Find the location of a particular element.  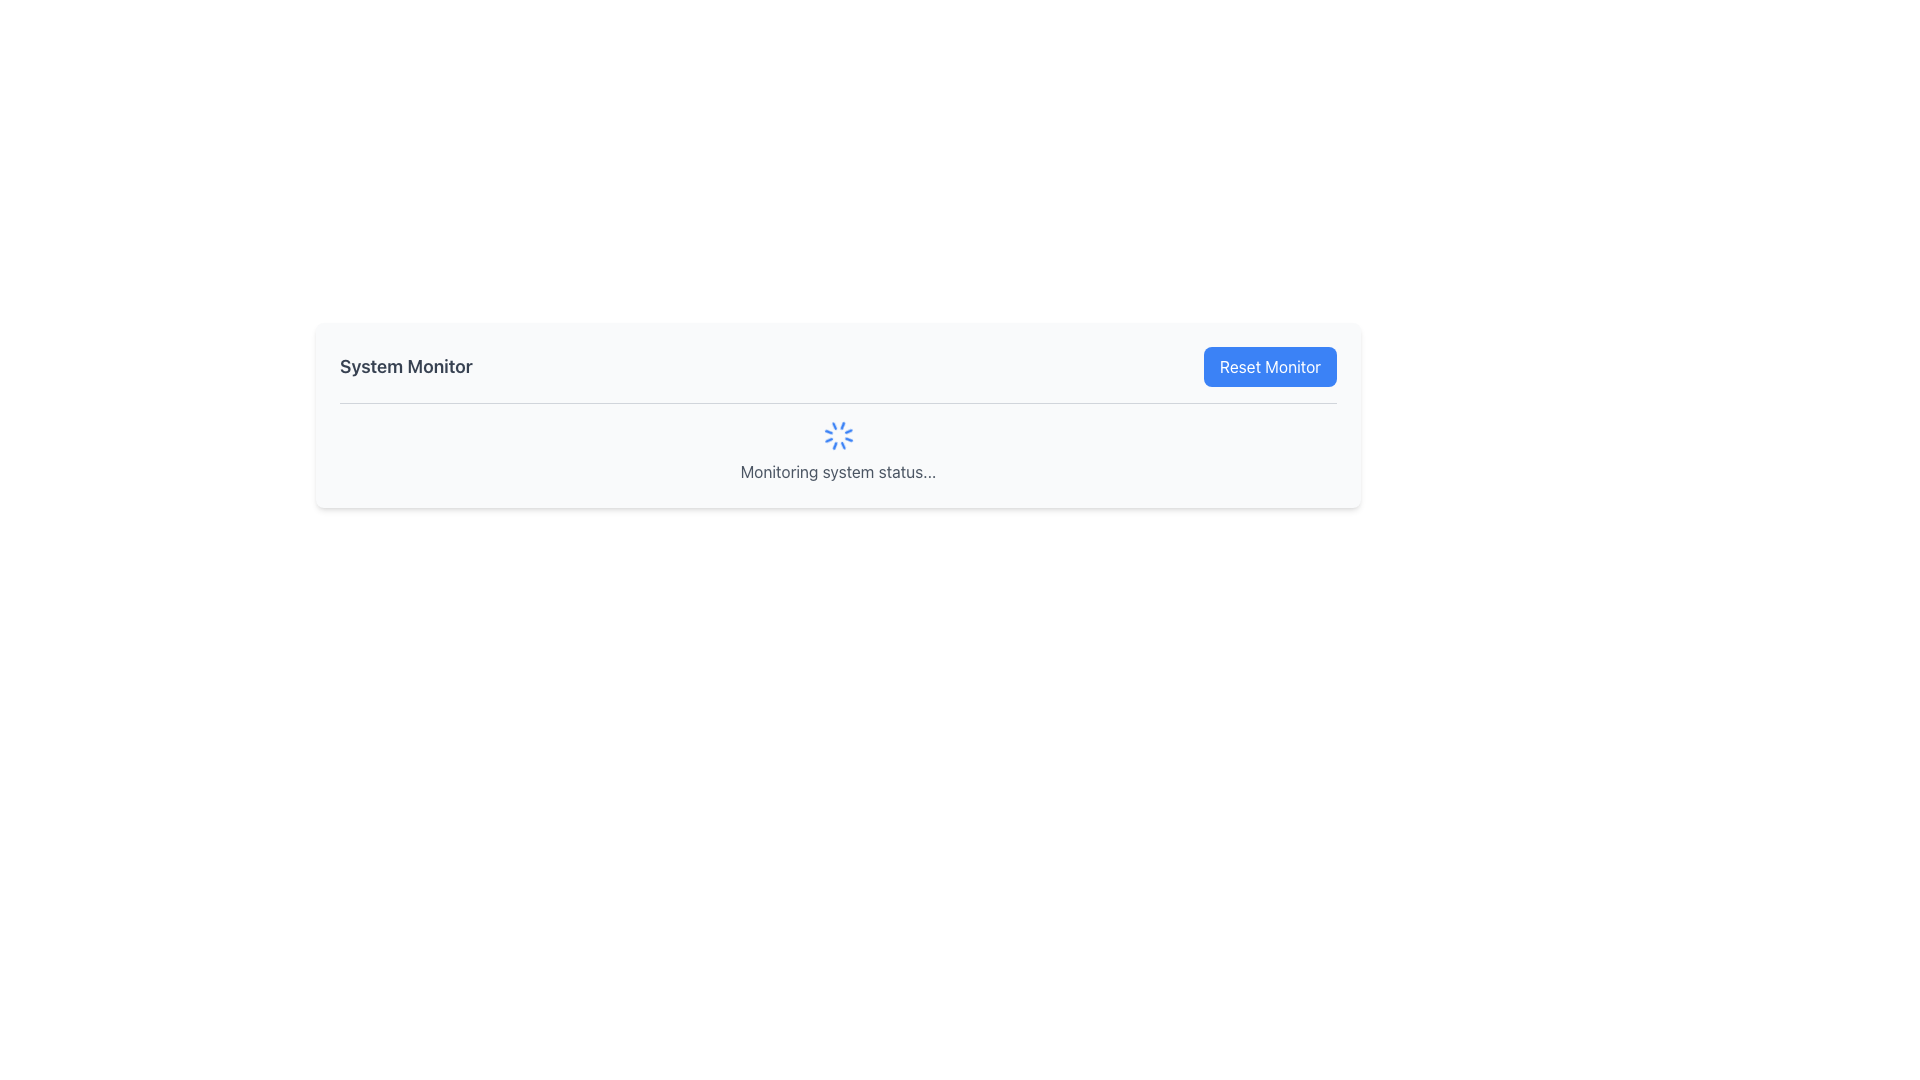

the text that reads 'Monitoring system status...' is located at coordinates (838, 471).